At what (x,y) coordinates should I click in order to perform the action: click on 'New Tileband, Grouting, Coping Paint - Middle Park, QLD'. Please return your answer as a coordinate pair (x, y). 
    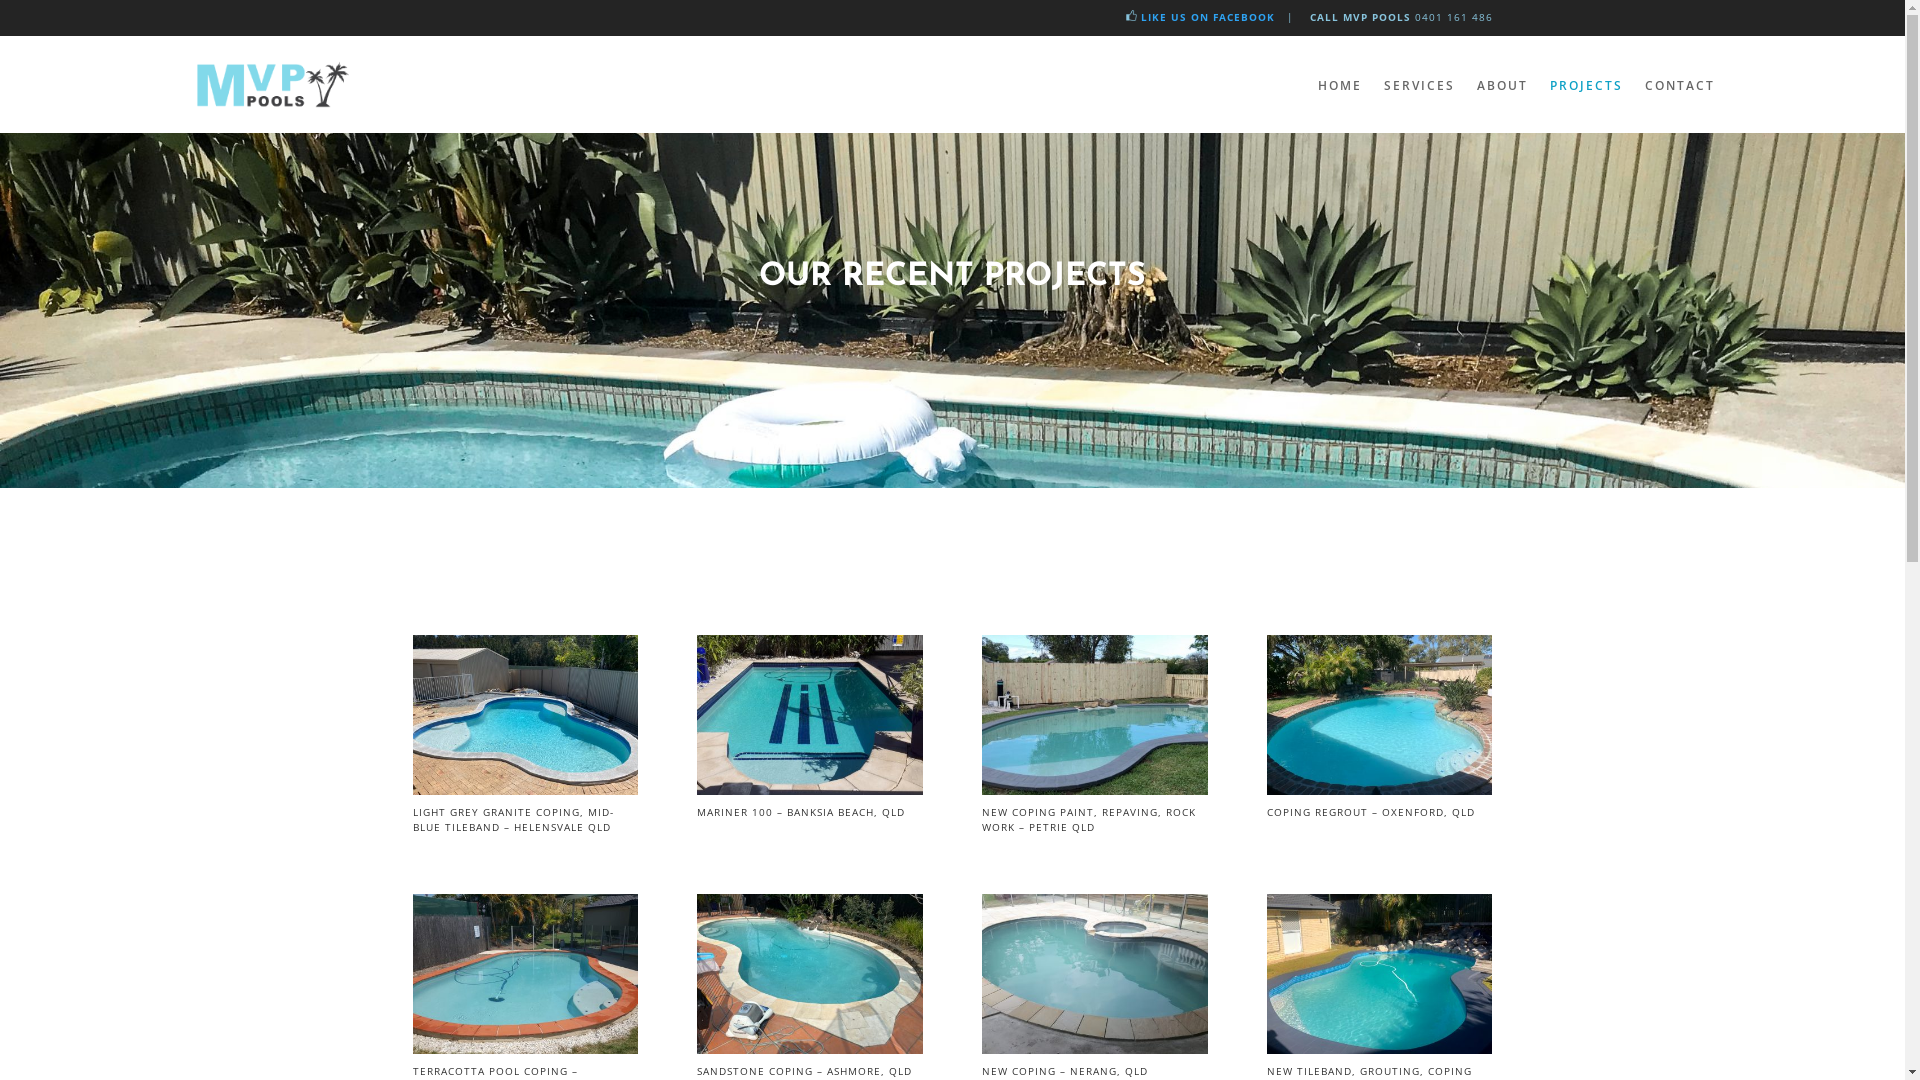
    Looking at the image, I should click on (1378, 1047).